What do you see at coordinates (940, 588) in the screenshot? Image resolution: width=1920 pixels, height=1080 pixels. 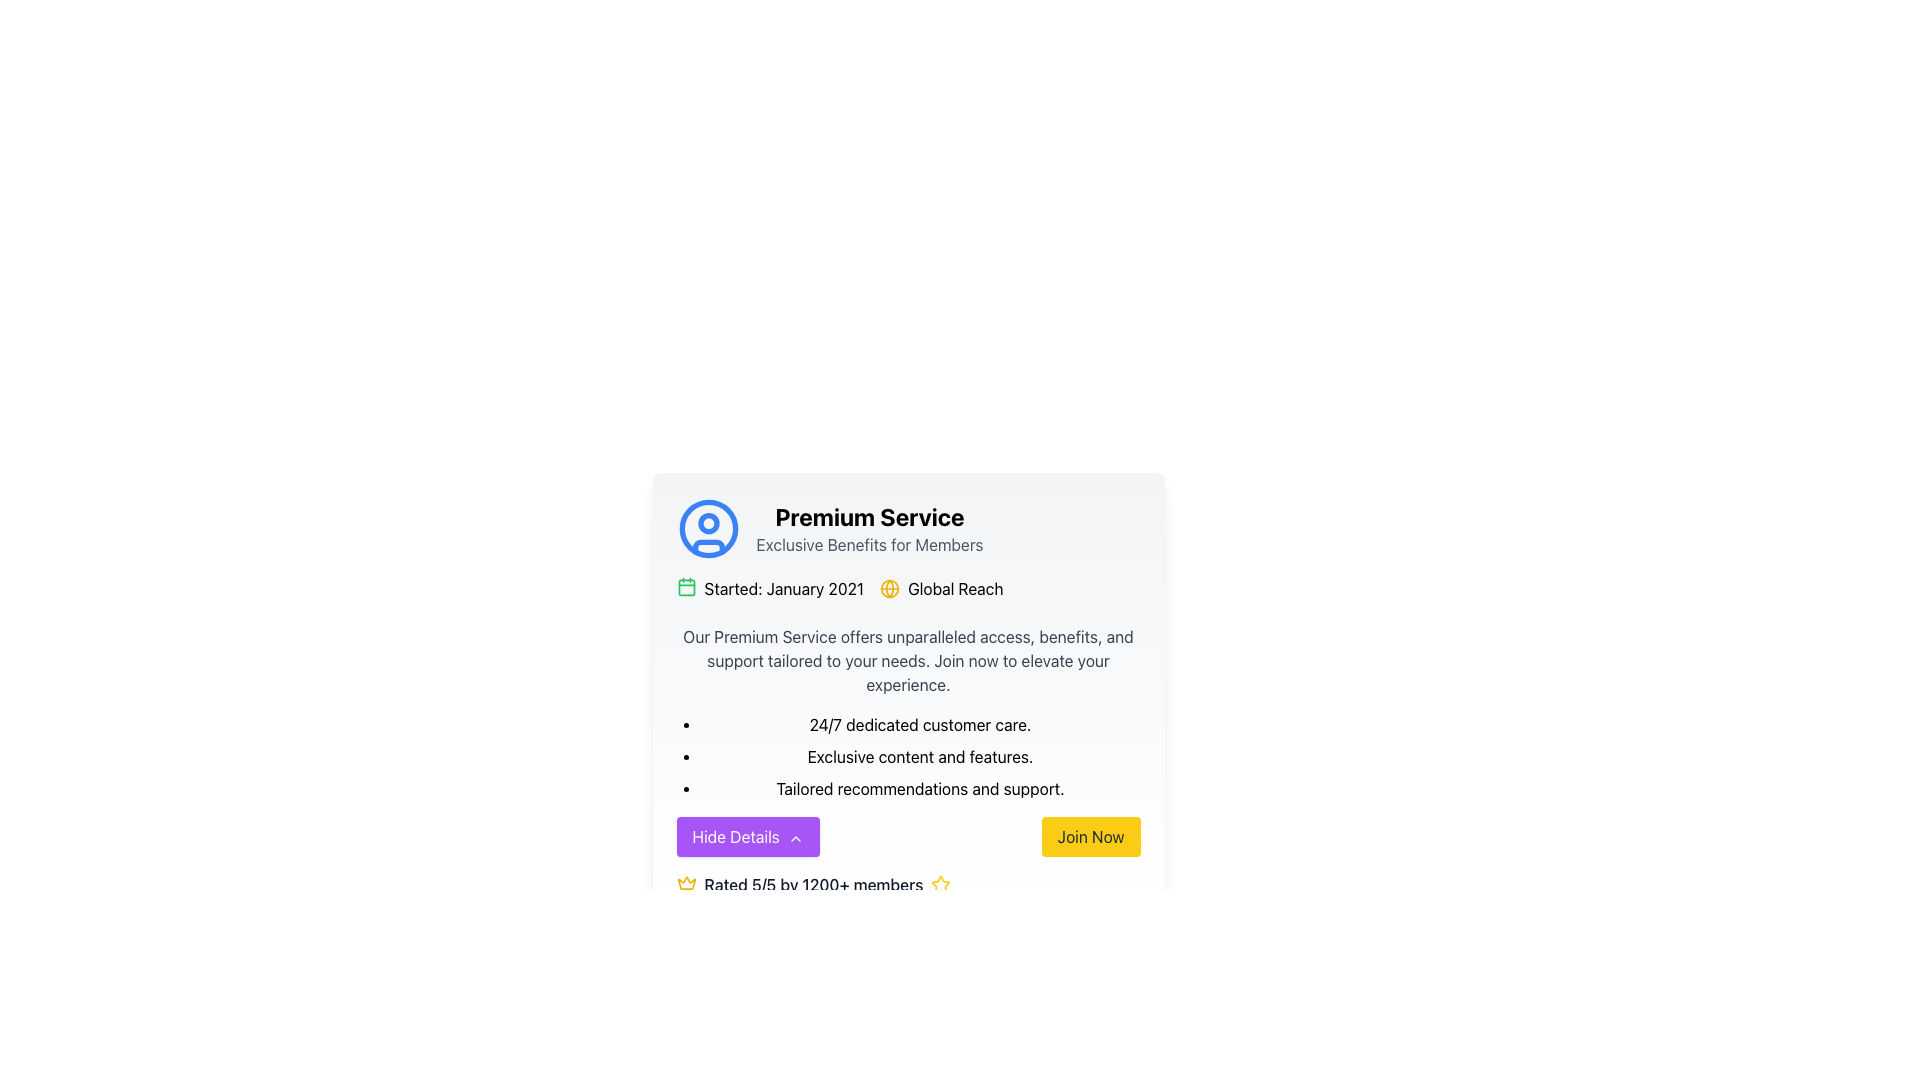 I see `the 'Global Reach' text label and globe icon` at bounding box center [940, 588].